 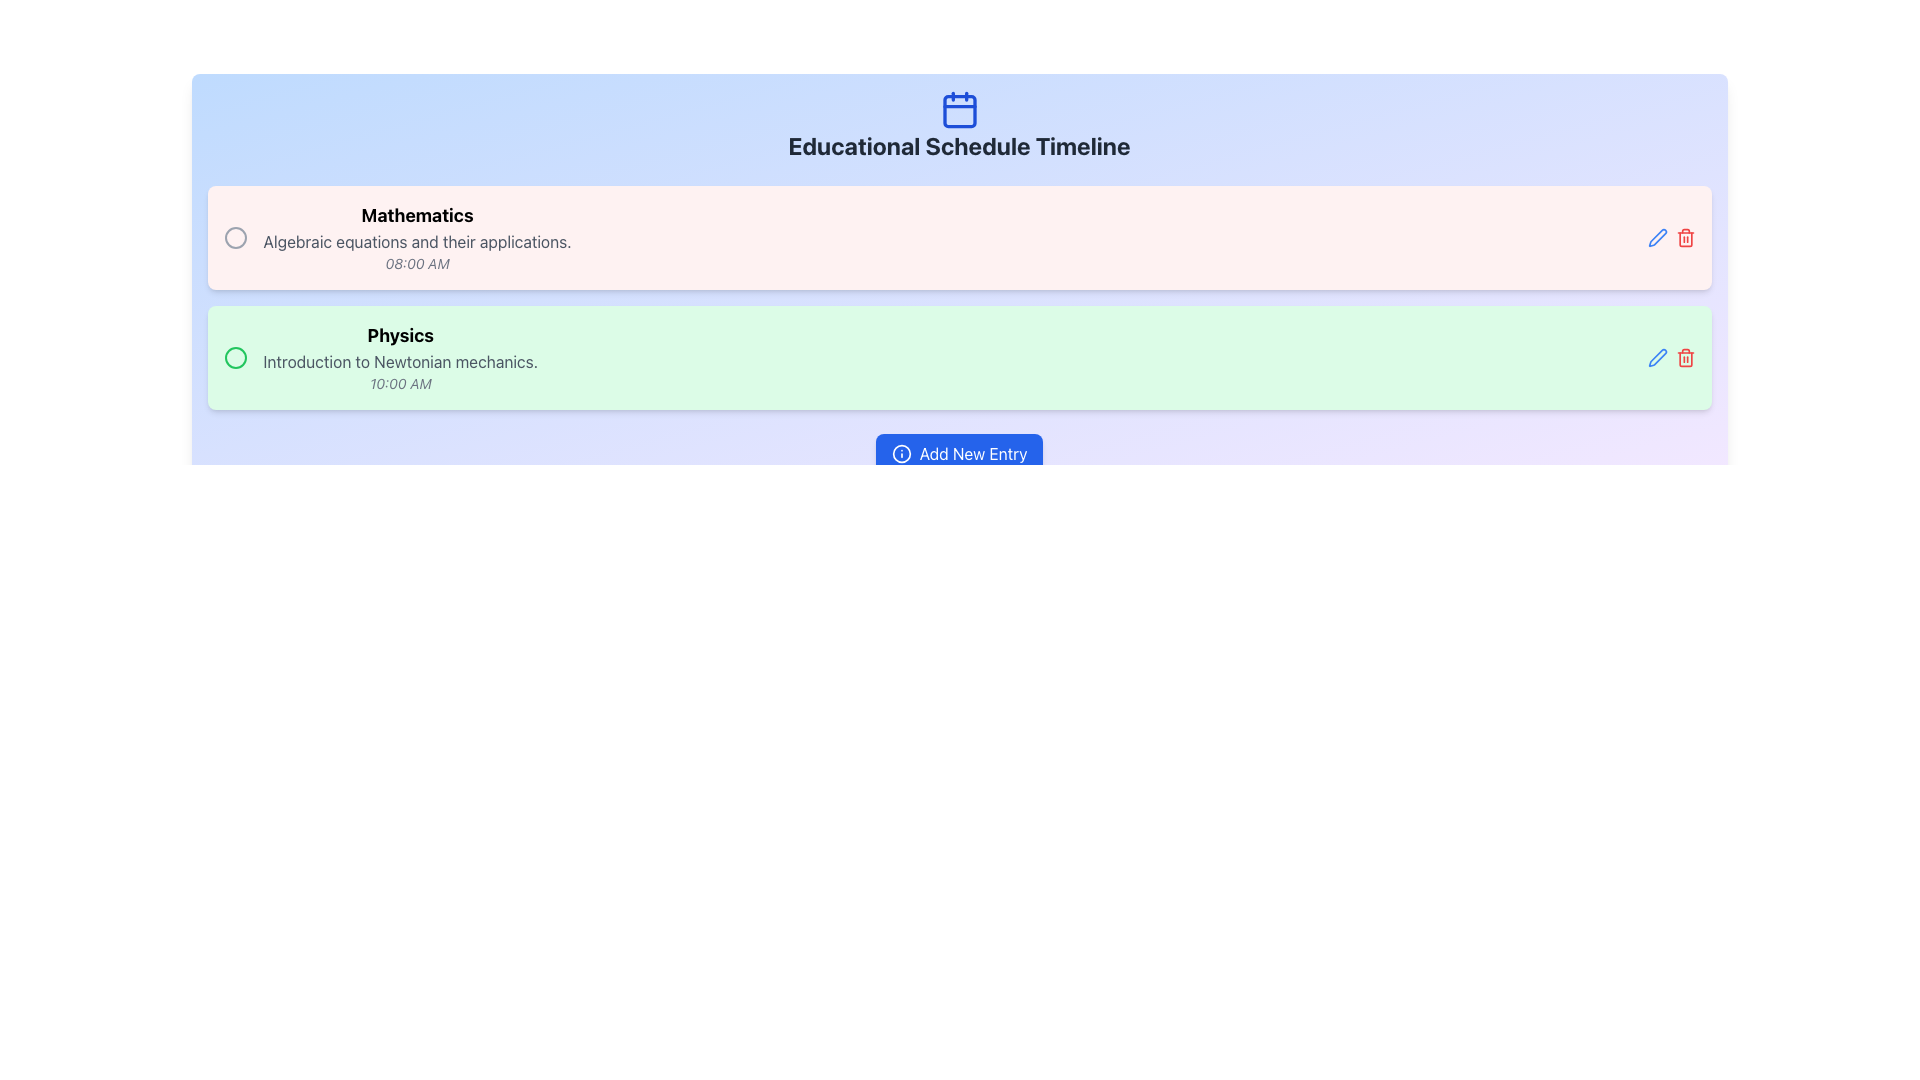 What do you see at coordinates (1684, 357) in the screenshot?
I see `the red trash can icon delete button located to the far right of the second content row labeled 'Physics'` at bounding box center [1684, 357].